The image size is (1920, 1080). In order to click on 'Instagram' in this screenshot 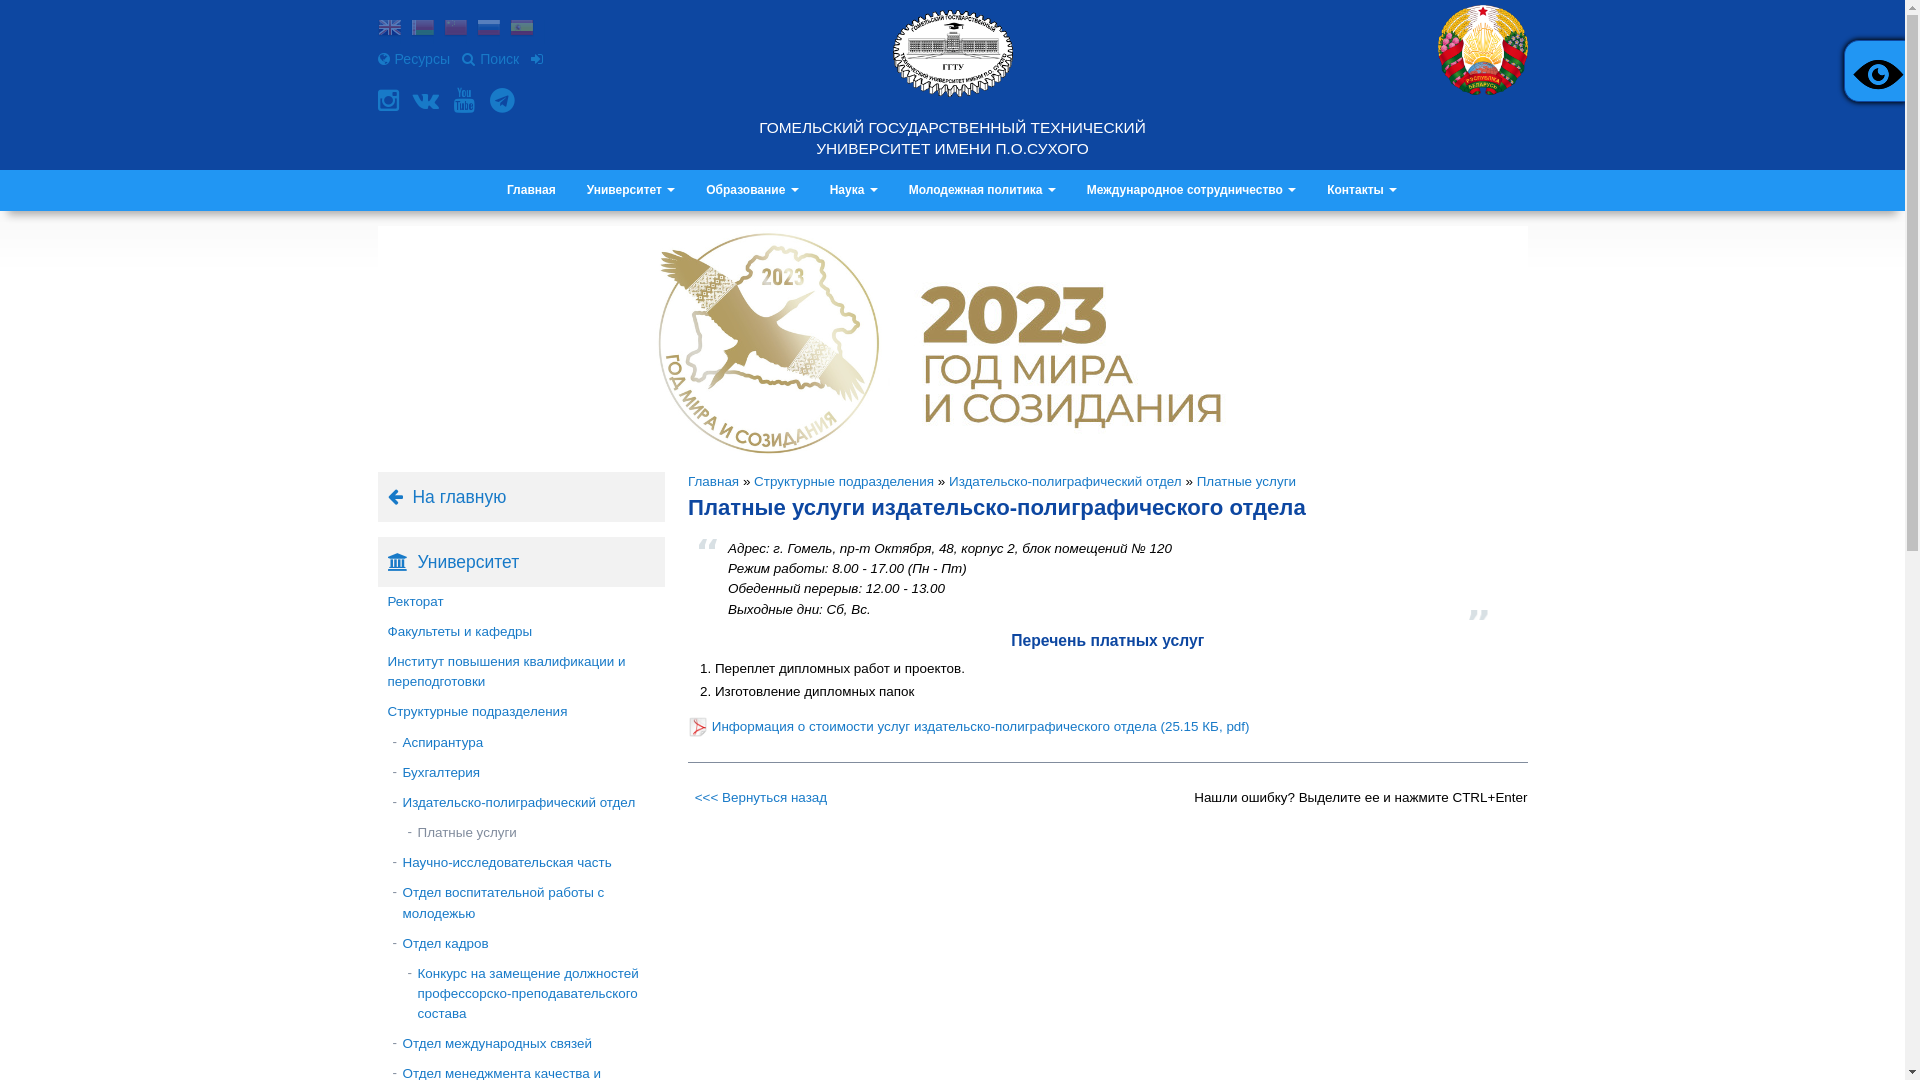, I will do `click(390, 100)`.